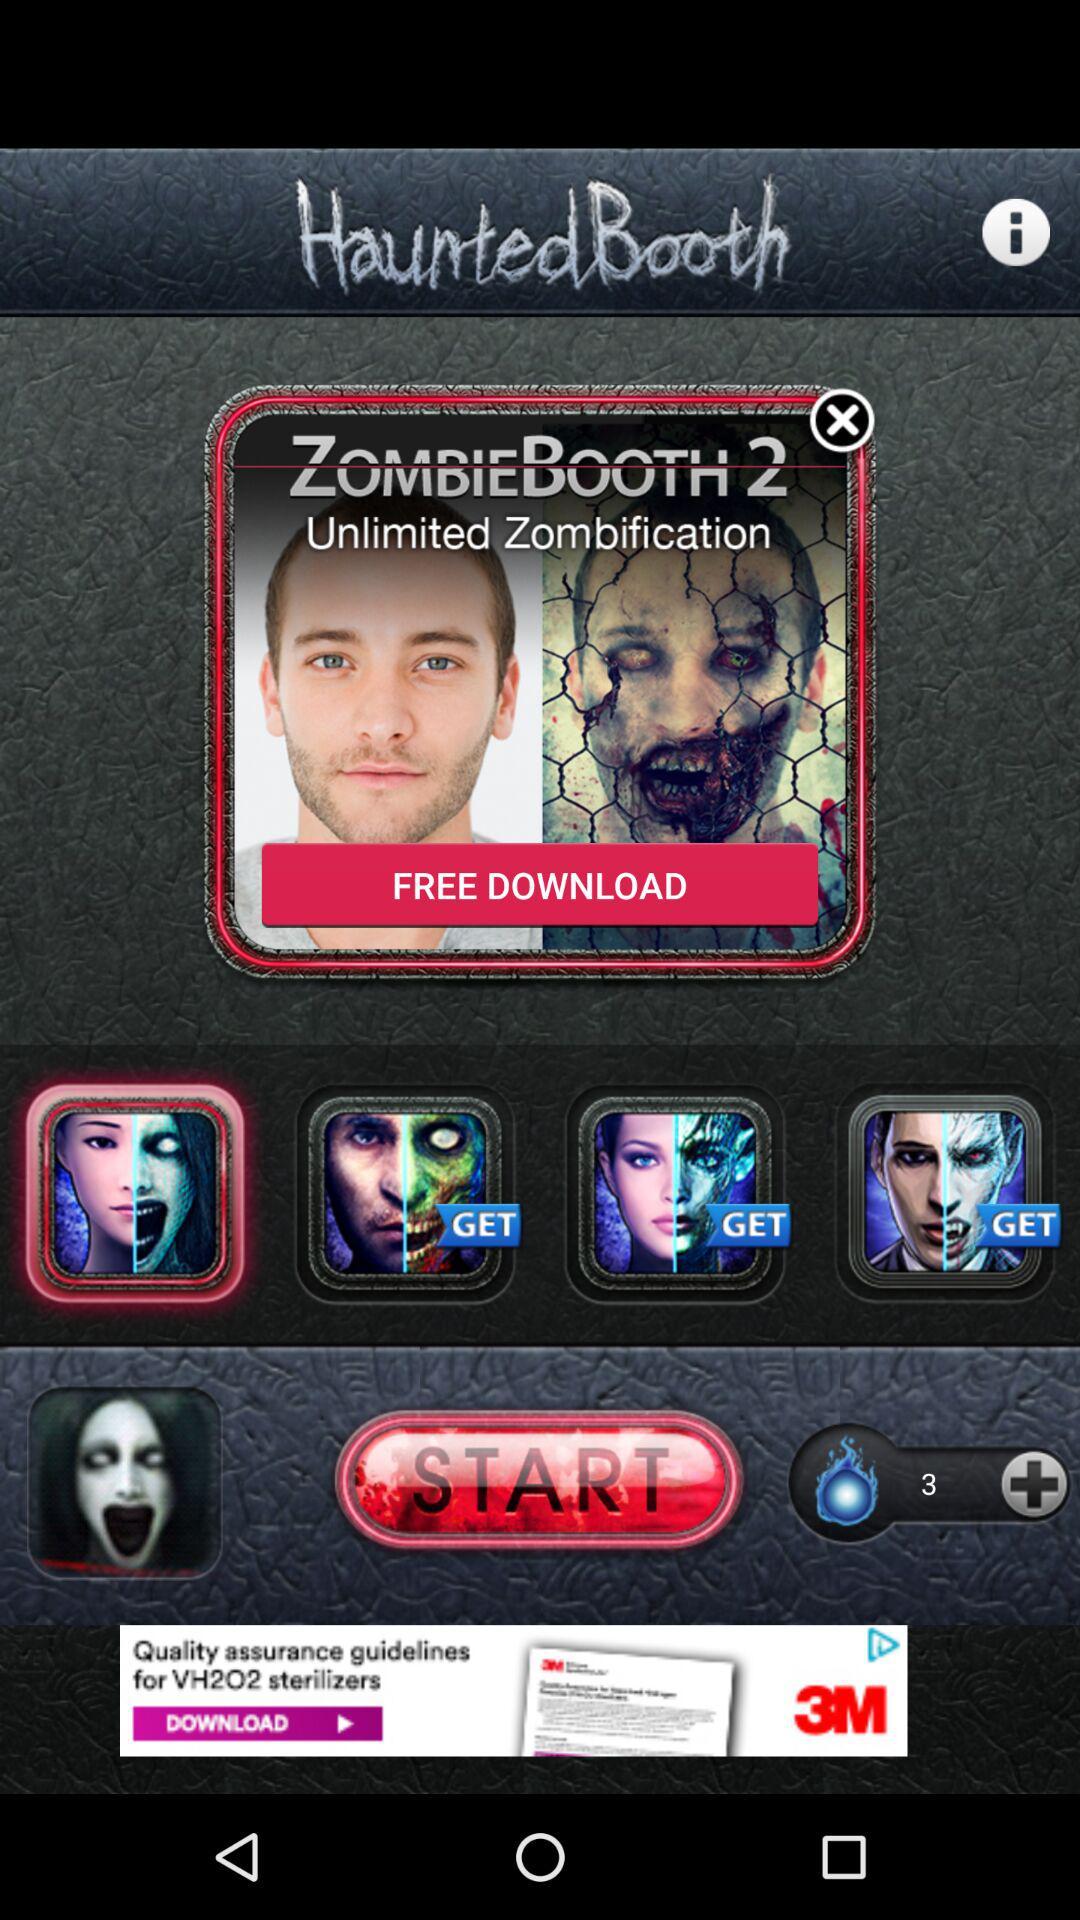  What do you see at coordinates (945, 1193) in the screenshot?
I see `games page` at bounding box center [945, 1193].